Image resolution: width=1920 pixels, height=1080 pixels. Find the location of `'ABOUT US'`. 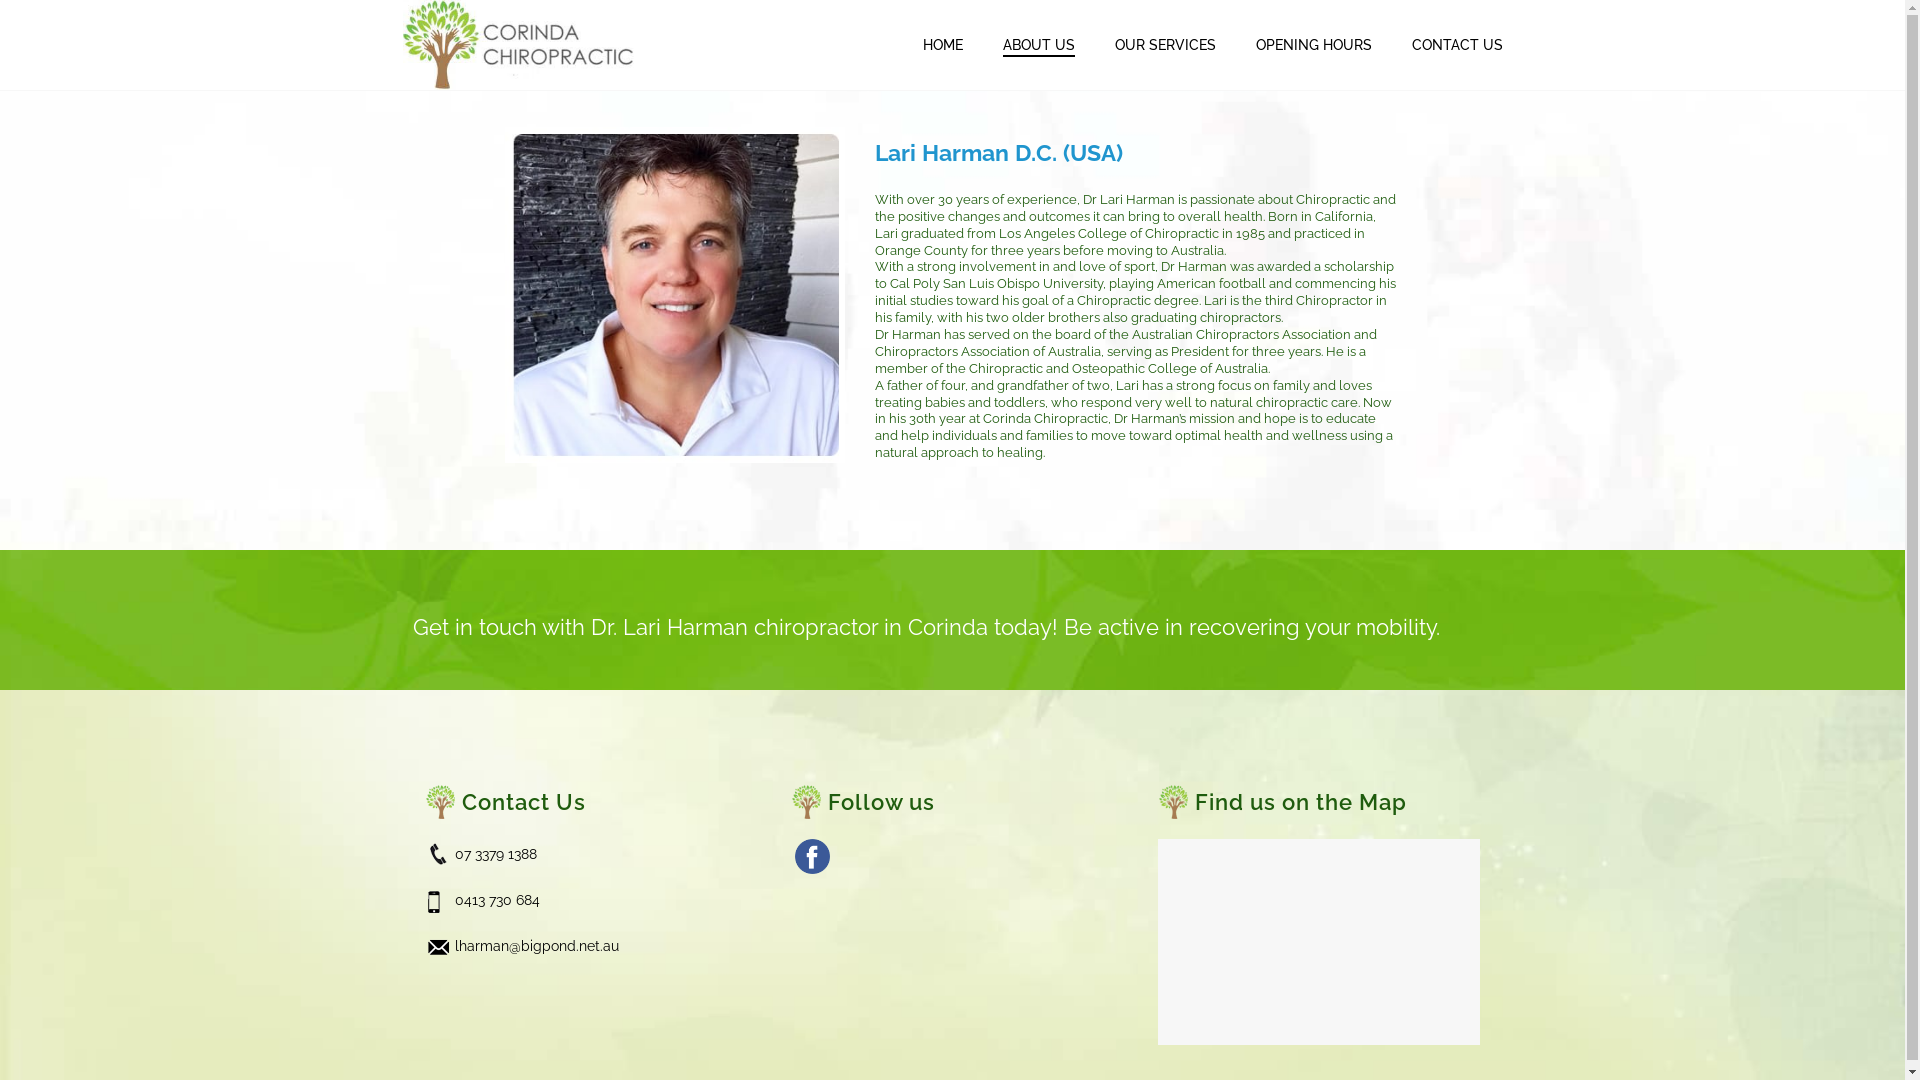

'ABOUT US' is located at coordinates (1037, 45).